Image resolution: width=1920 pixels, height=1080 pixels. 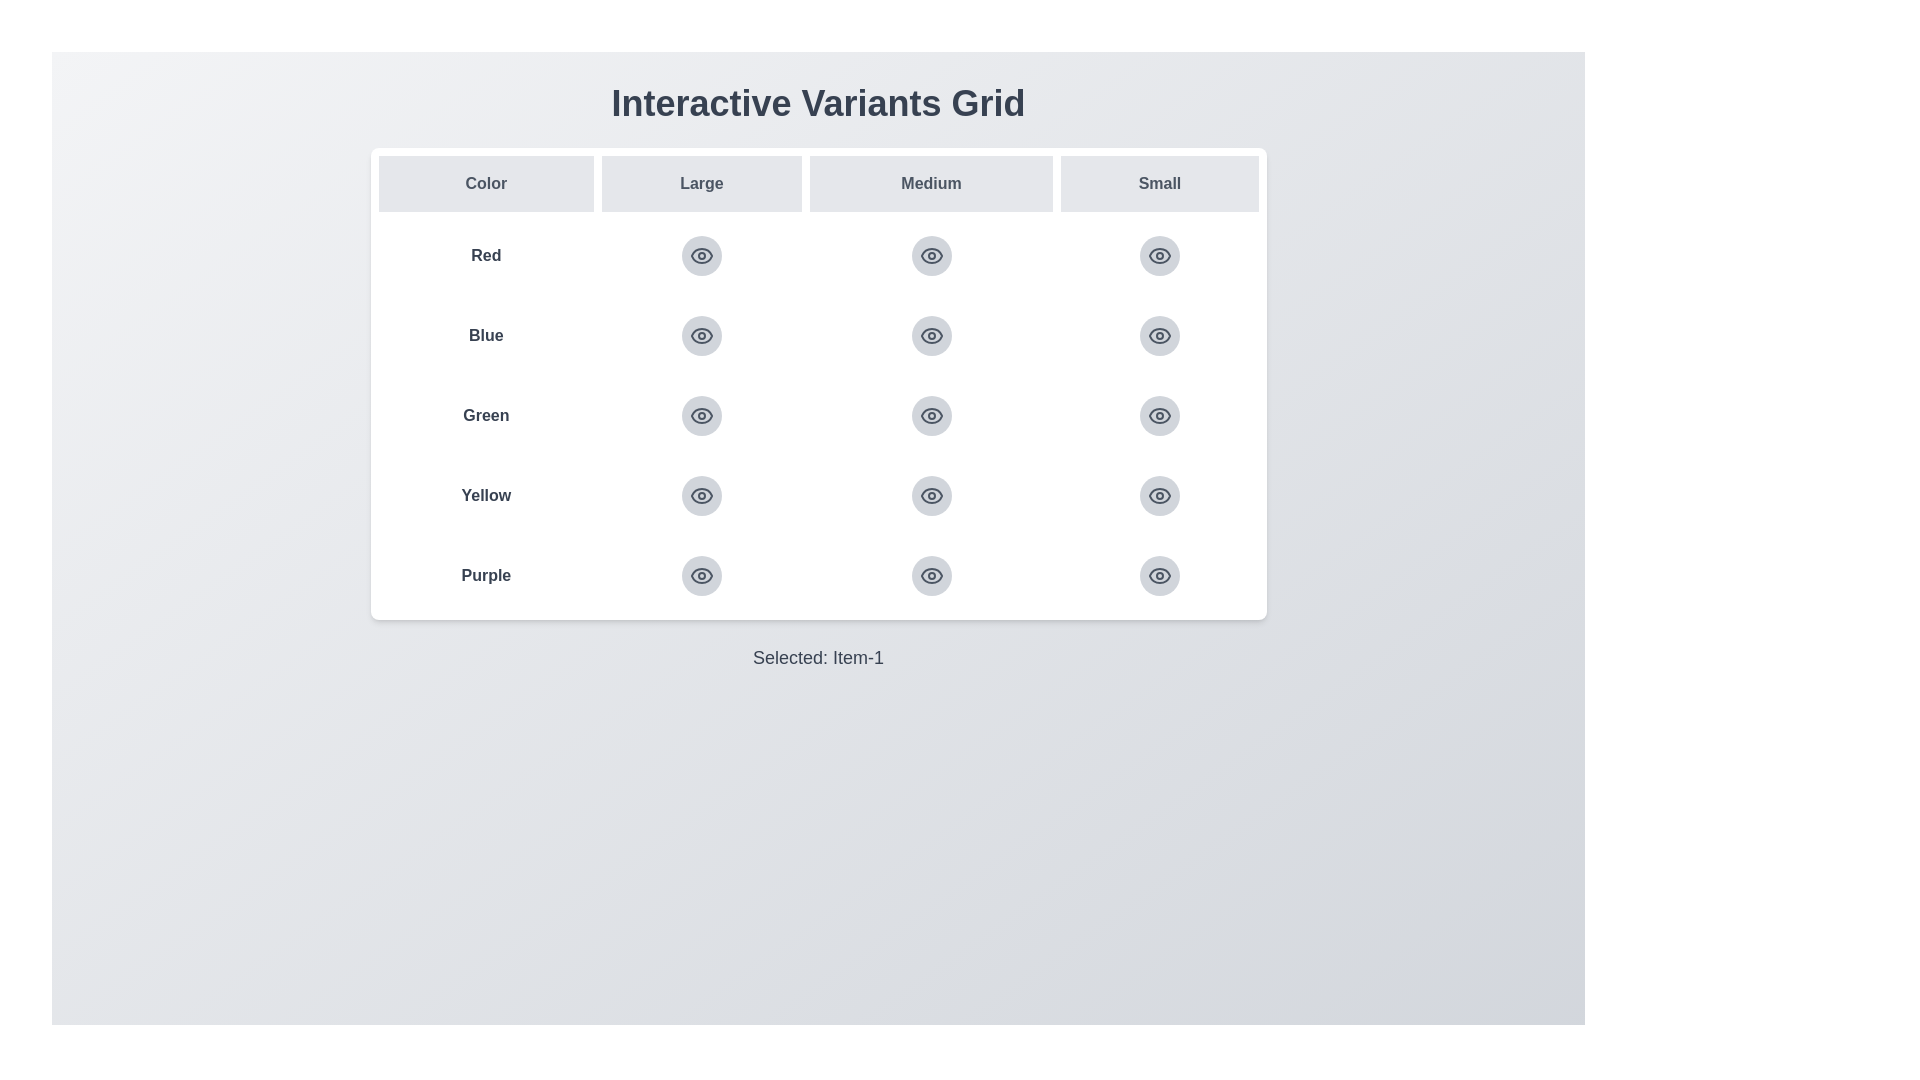 What do you see at coordinates (930, 495) in the screenshot?
I see `the button with an icon located in the fourth row labeled 'Yellow' and third column labeled 'Medium'` at bounding box center [930, 495].